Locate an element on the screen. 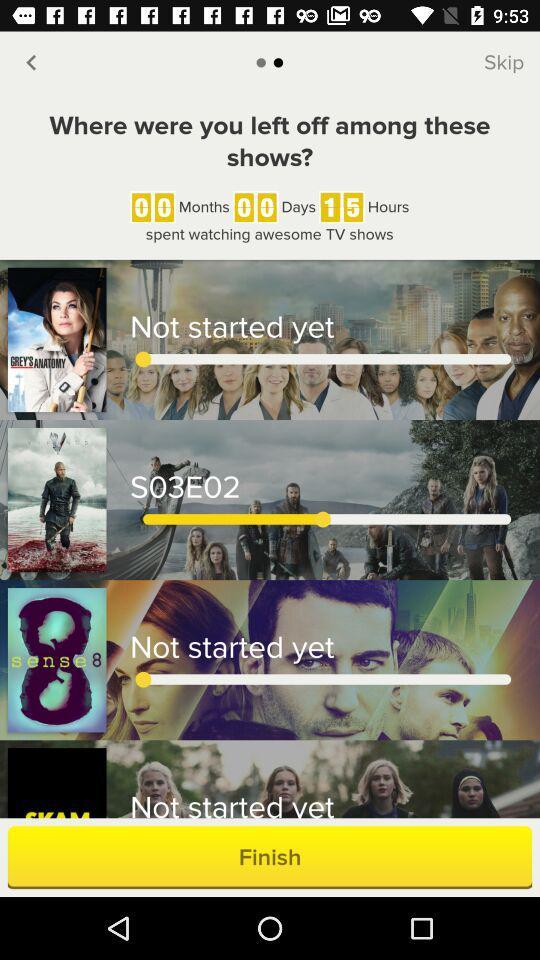 Image resolution: width=540 pixels, height=960 pixels. the arrow_backward icon is located at coordinates (30, 62).